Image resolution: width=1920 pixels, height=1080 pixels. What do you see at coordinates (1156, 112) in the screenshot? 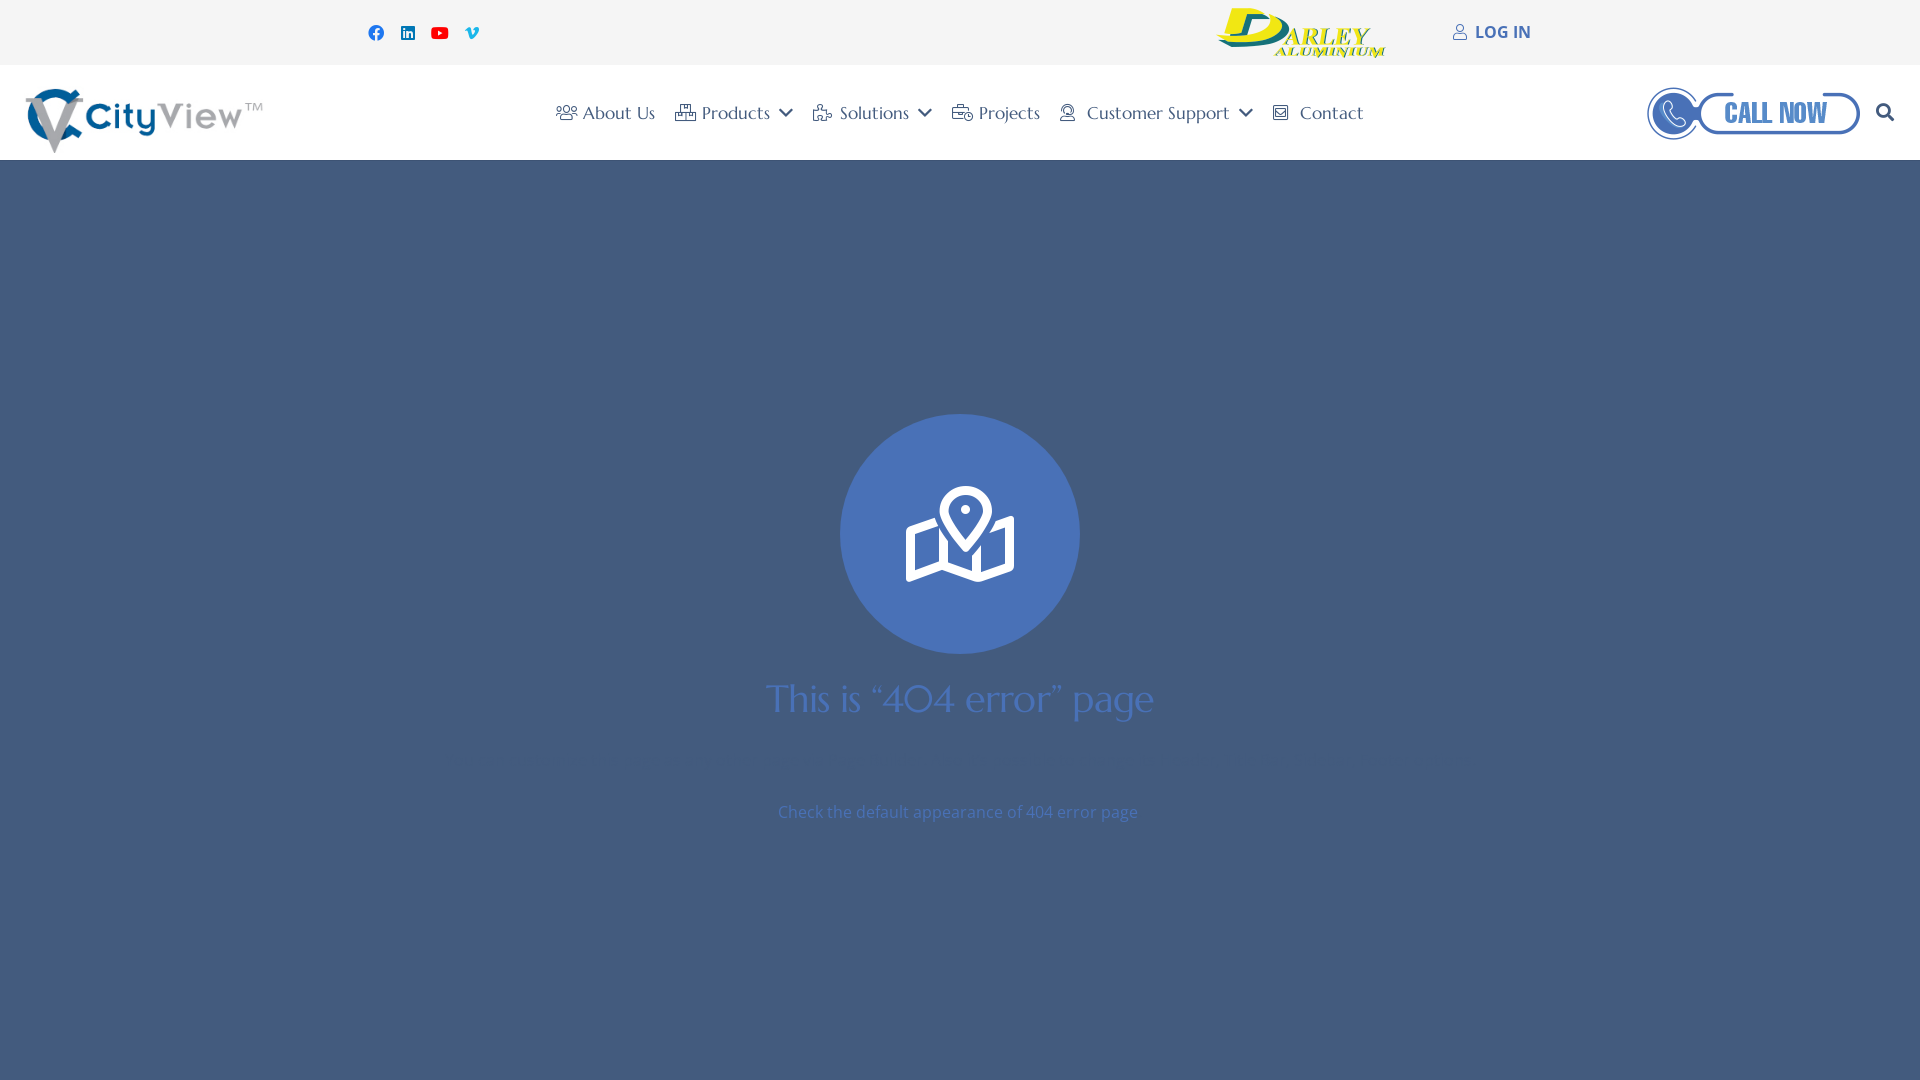
I see `'Customer Support'` at bounding box center [1156, 112].